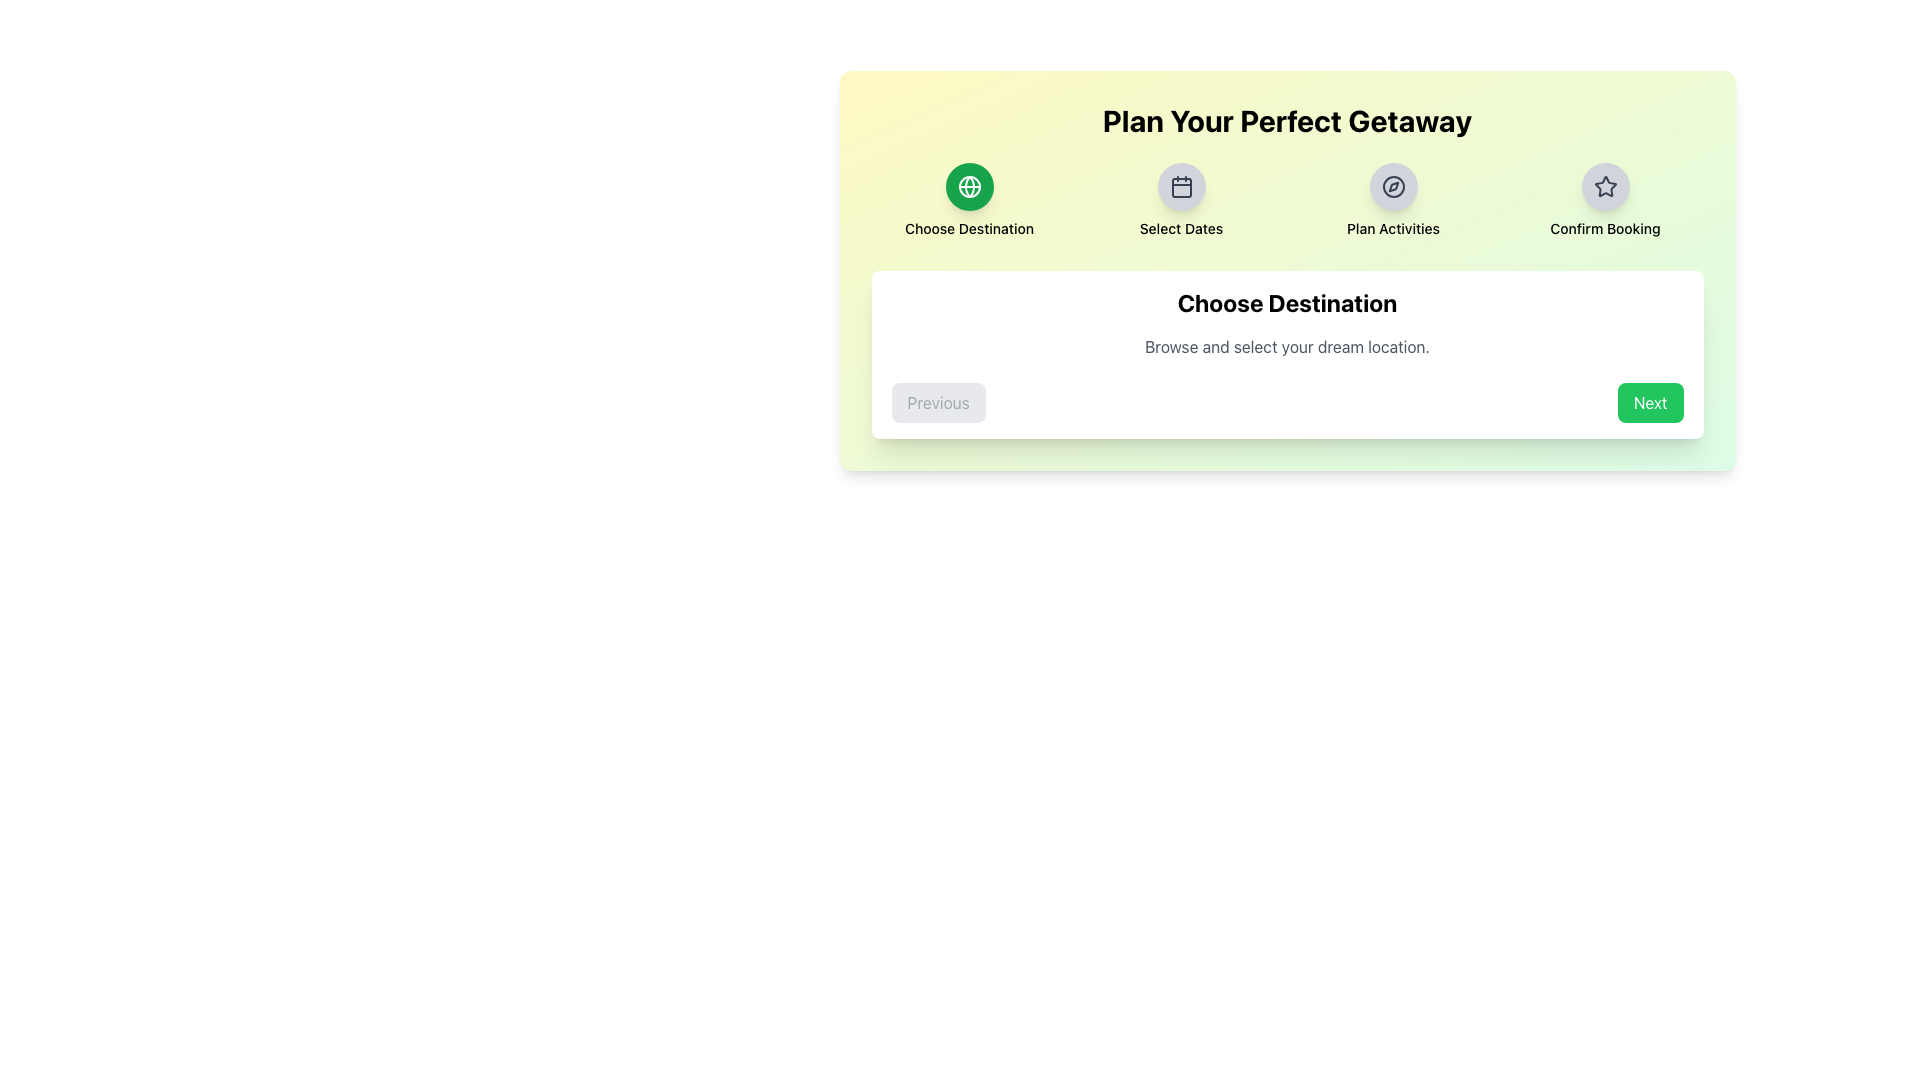 This screenshot has height=1080, width=1920. What do you see at coordinates (1181, 188) in the screenshot?
I see `the calendar icon in the Select Dates section, which is a rectangular shape with rounded corners, positioned centrally below the icon's title` at bounding box center [1181, 188].